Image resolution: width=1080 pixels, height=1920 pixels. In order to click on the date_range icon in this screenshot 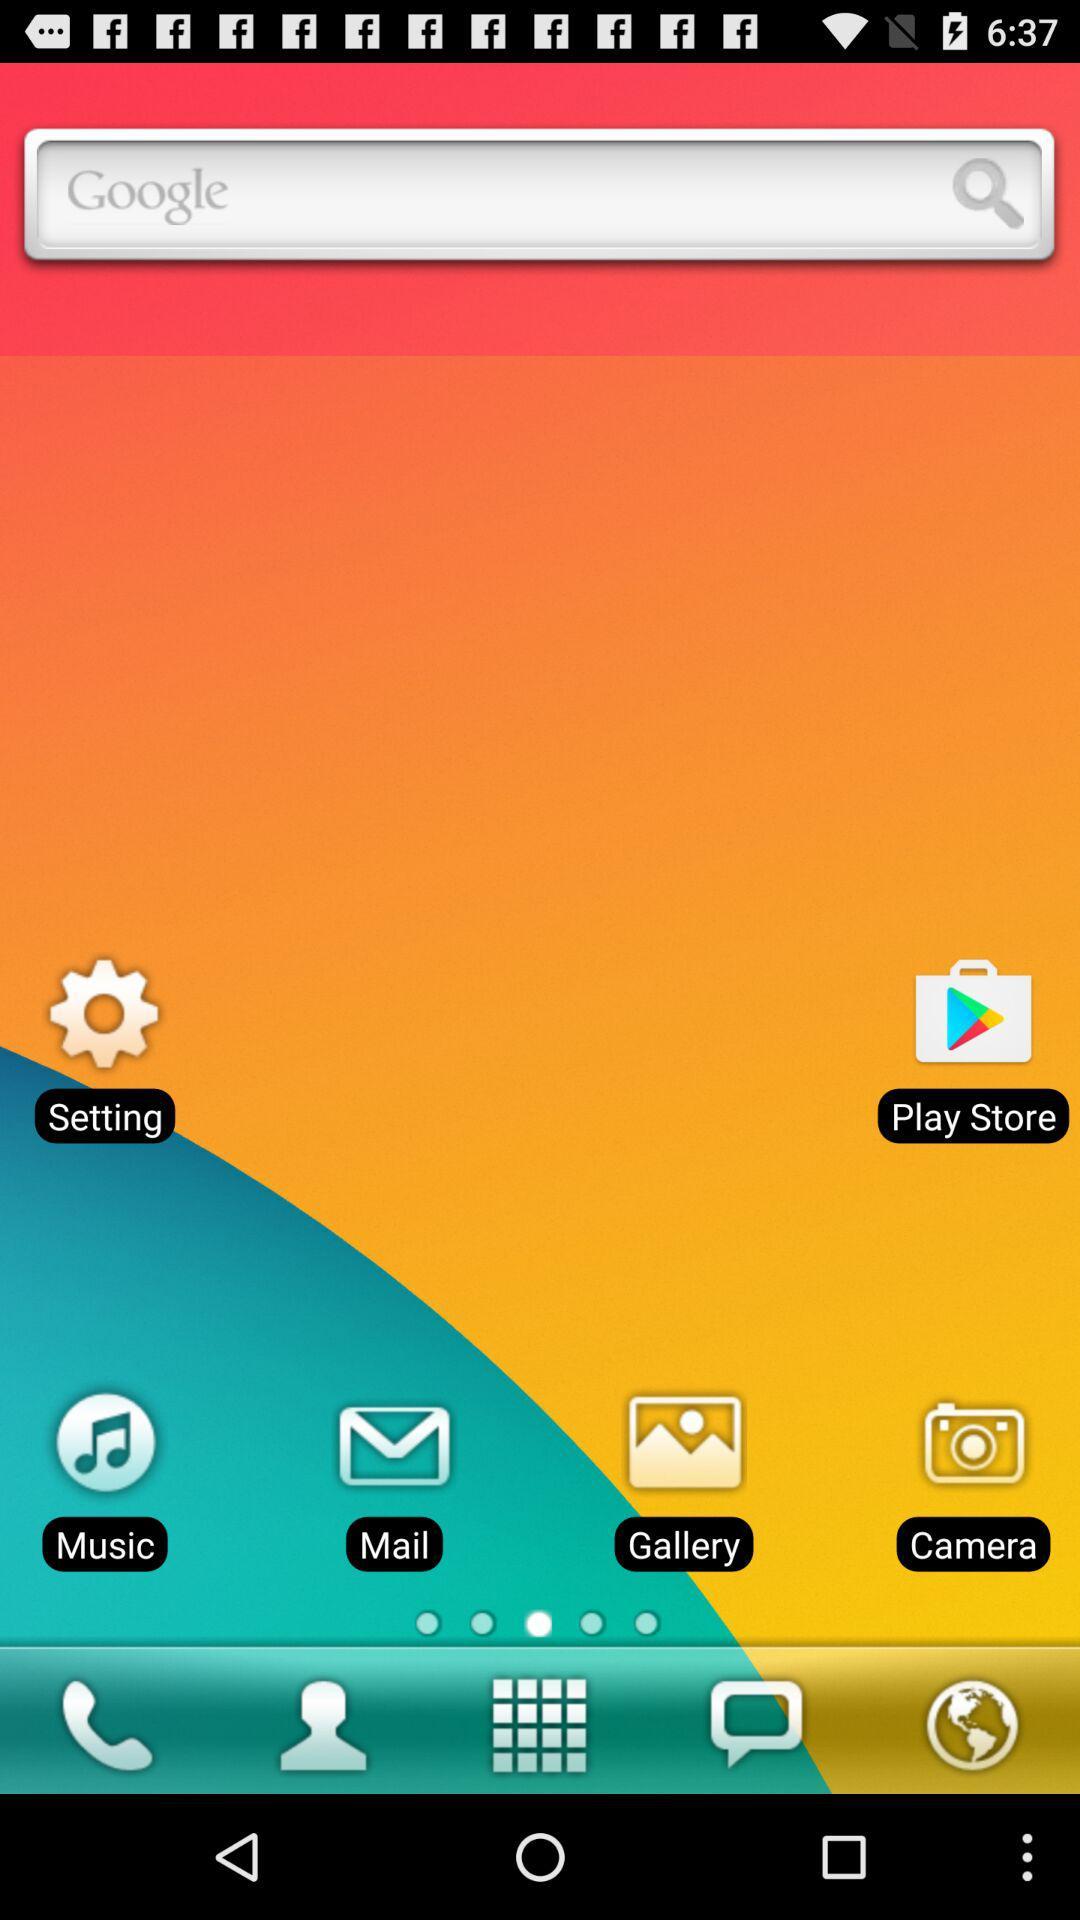, I will do `click(540, 1844)`.